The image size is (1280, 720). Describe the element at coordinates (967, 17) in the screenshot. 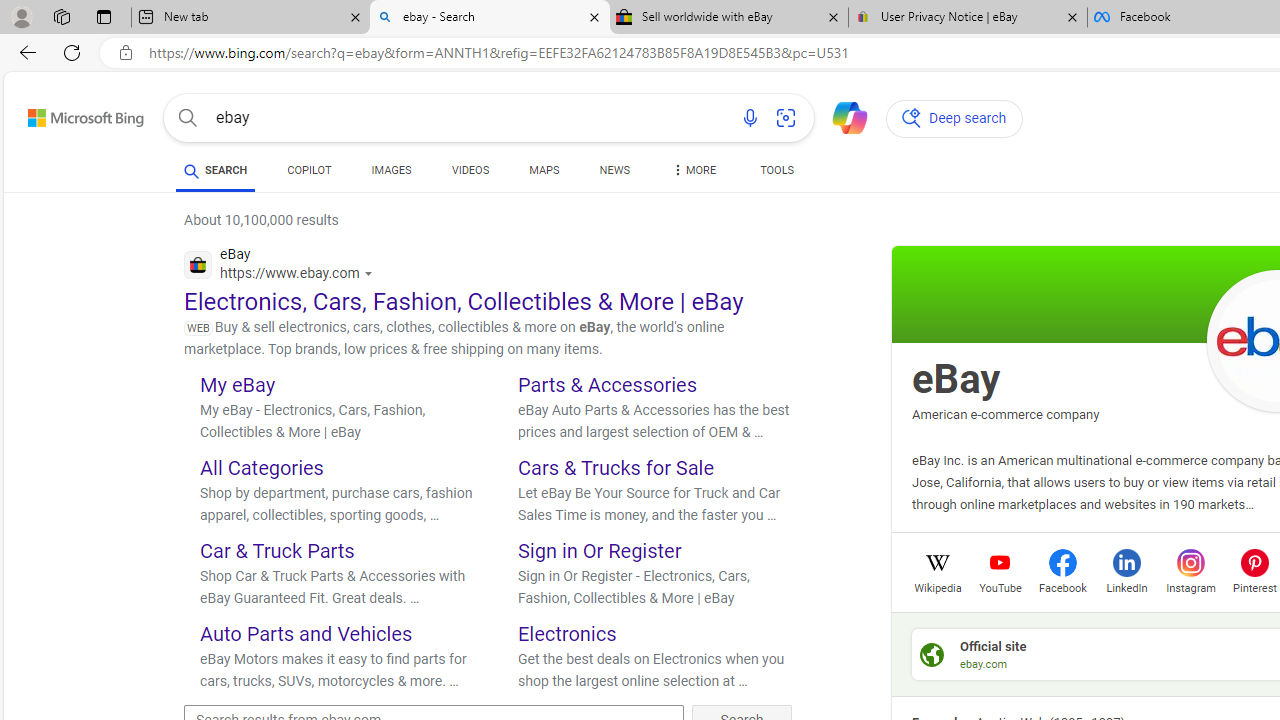

I see `'User Privacy Notice | eBay'` at that location.